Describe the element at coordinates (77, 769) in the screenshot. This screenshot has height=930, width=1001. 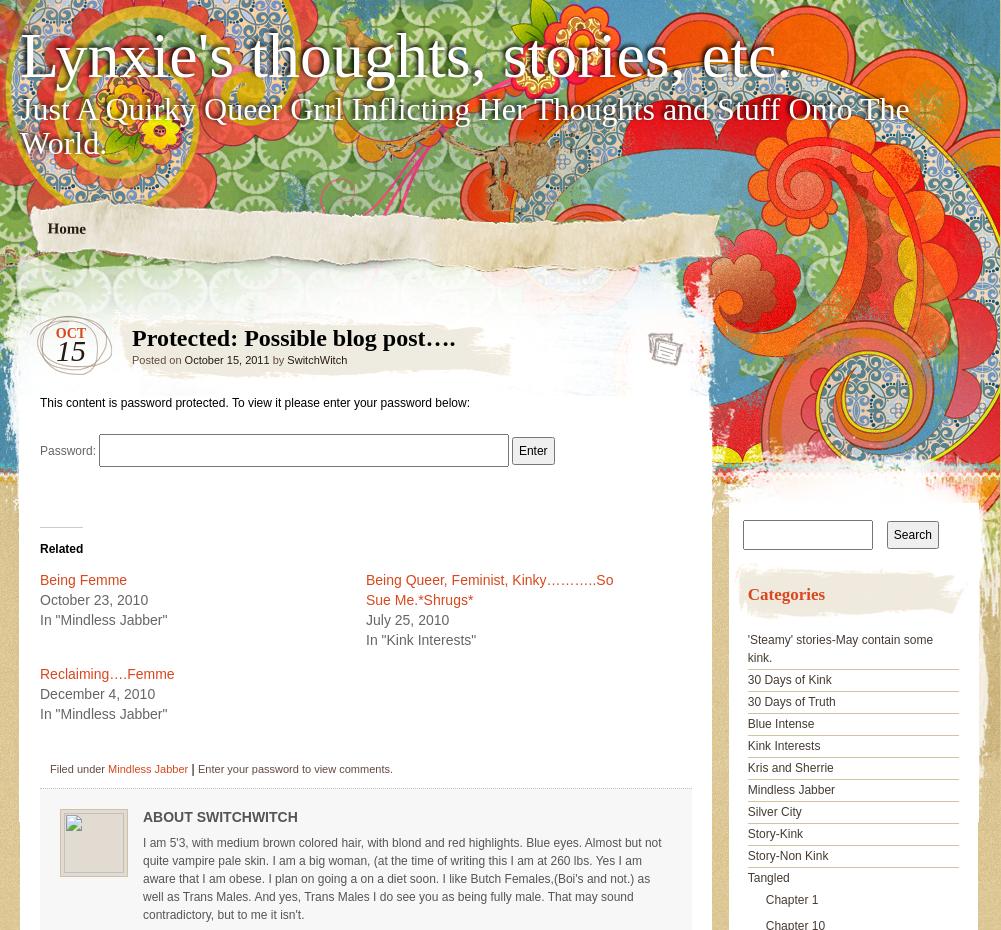
I see `'Filed under'` at that location.